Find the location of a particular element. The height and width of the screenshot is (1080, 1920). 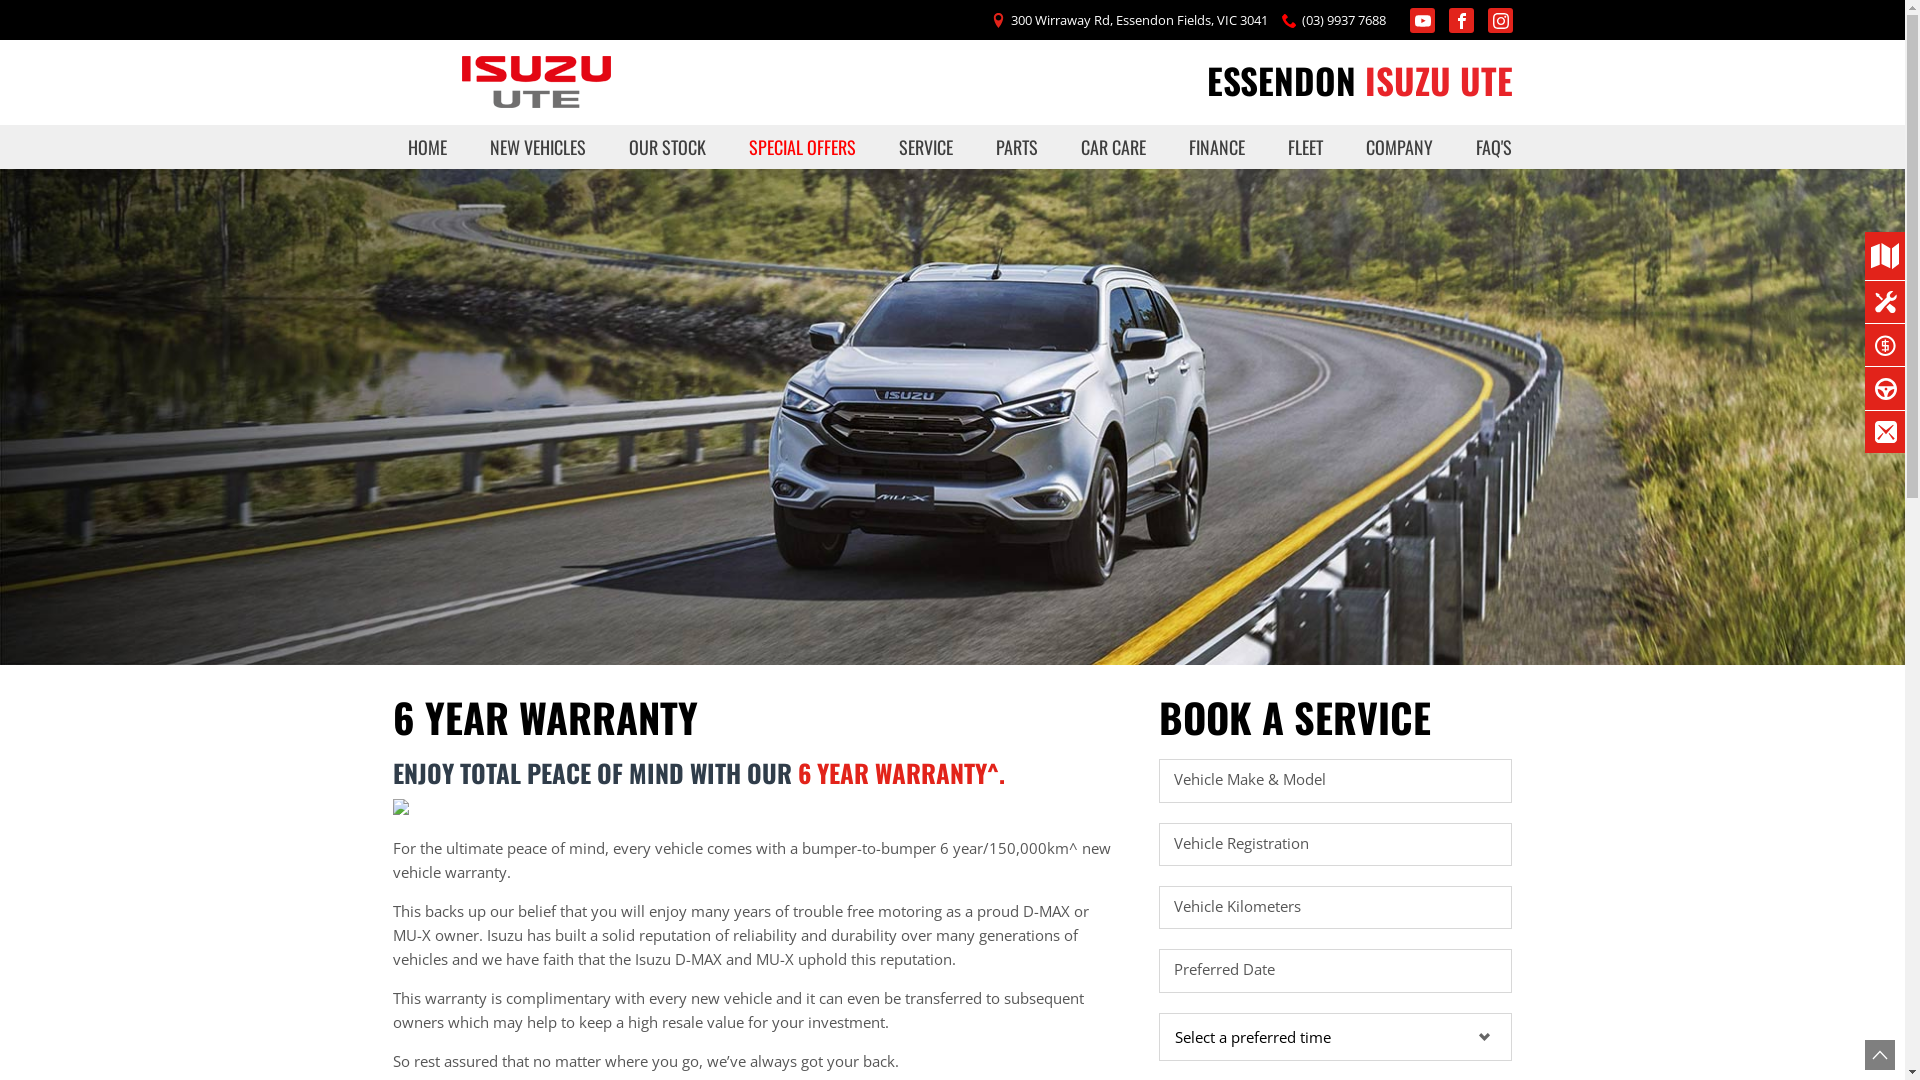

'FINANCE' is located at coordinates (1216, 145).